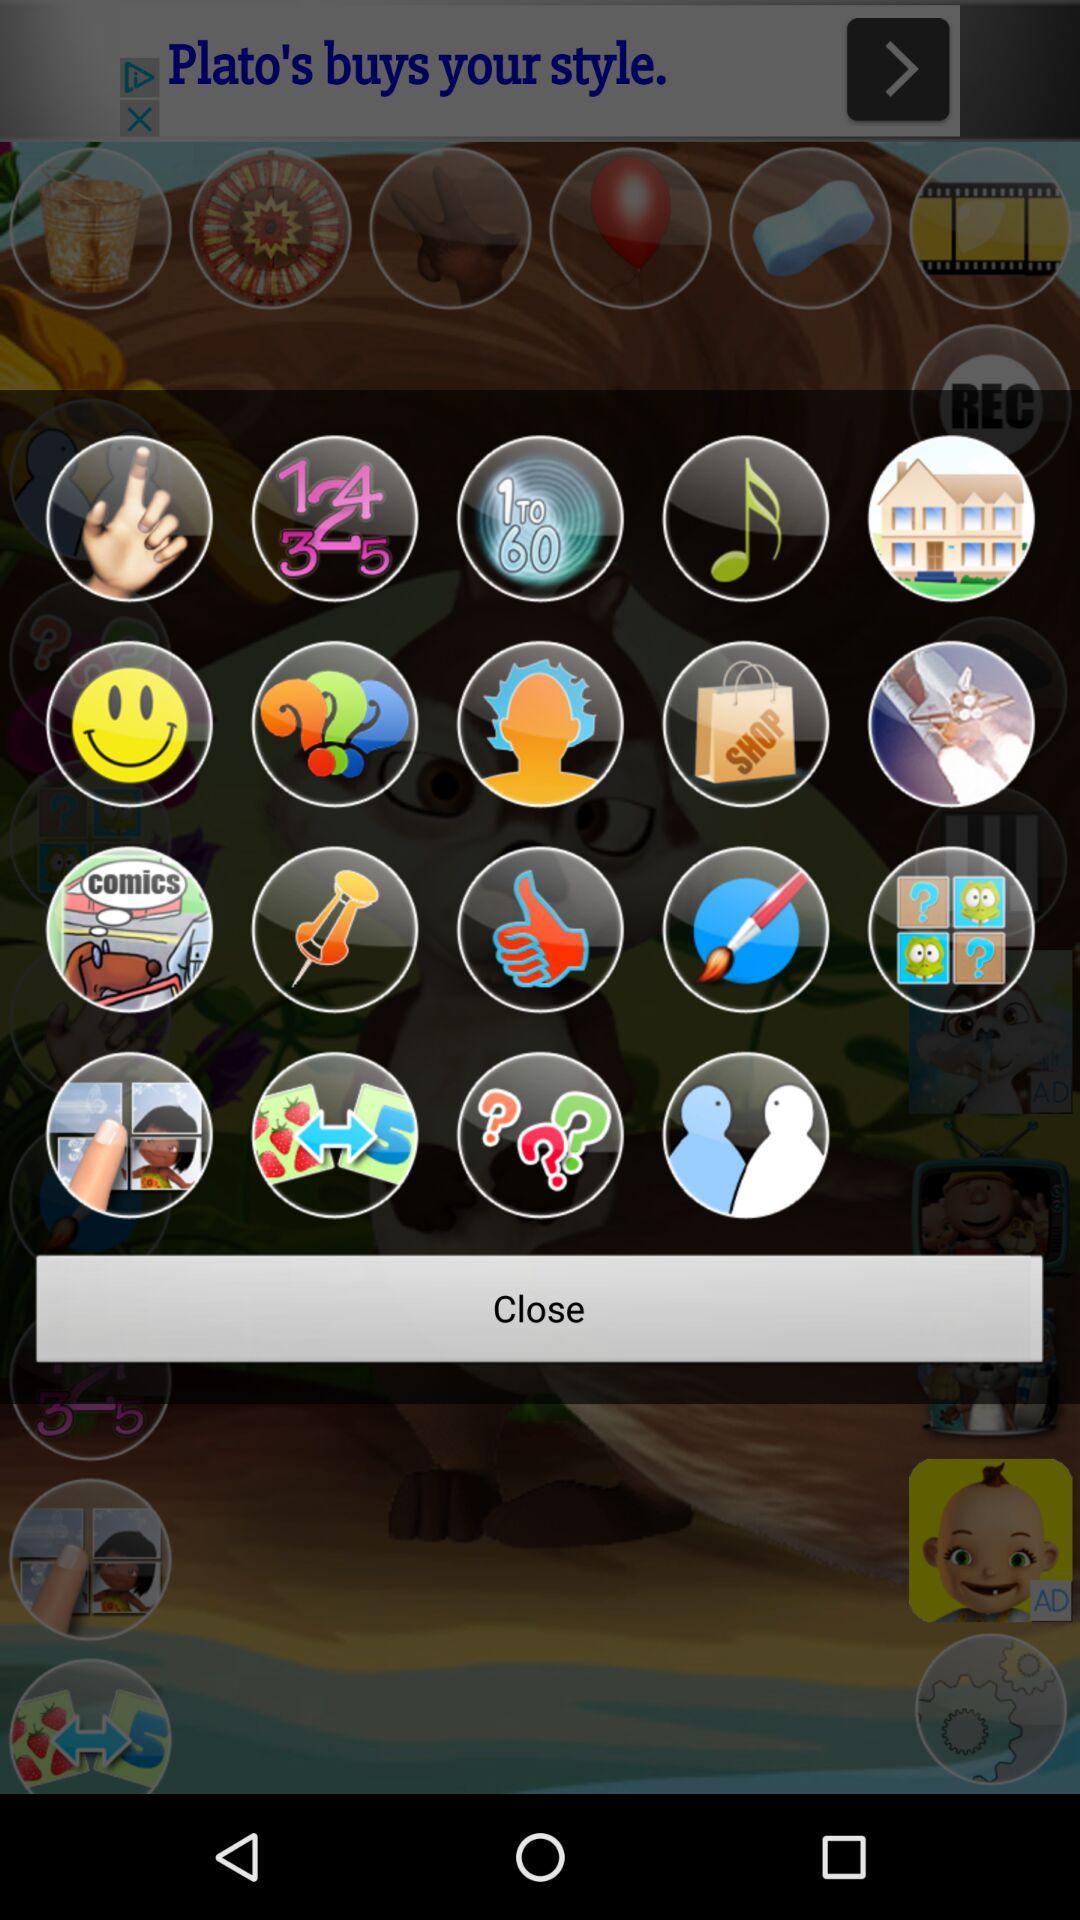 This screenshot has width=1080, height=1920. I want to click on open questions, so click(540, 1135).